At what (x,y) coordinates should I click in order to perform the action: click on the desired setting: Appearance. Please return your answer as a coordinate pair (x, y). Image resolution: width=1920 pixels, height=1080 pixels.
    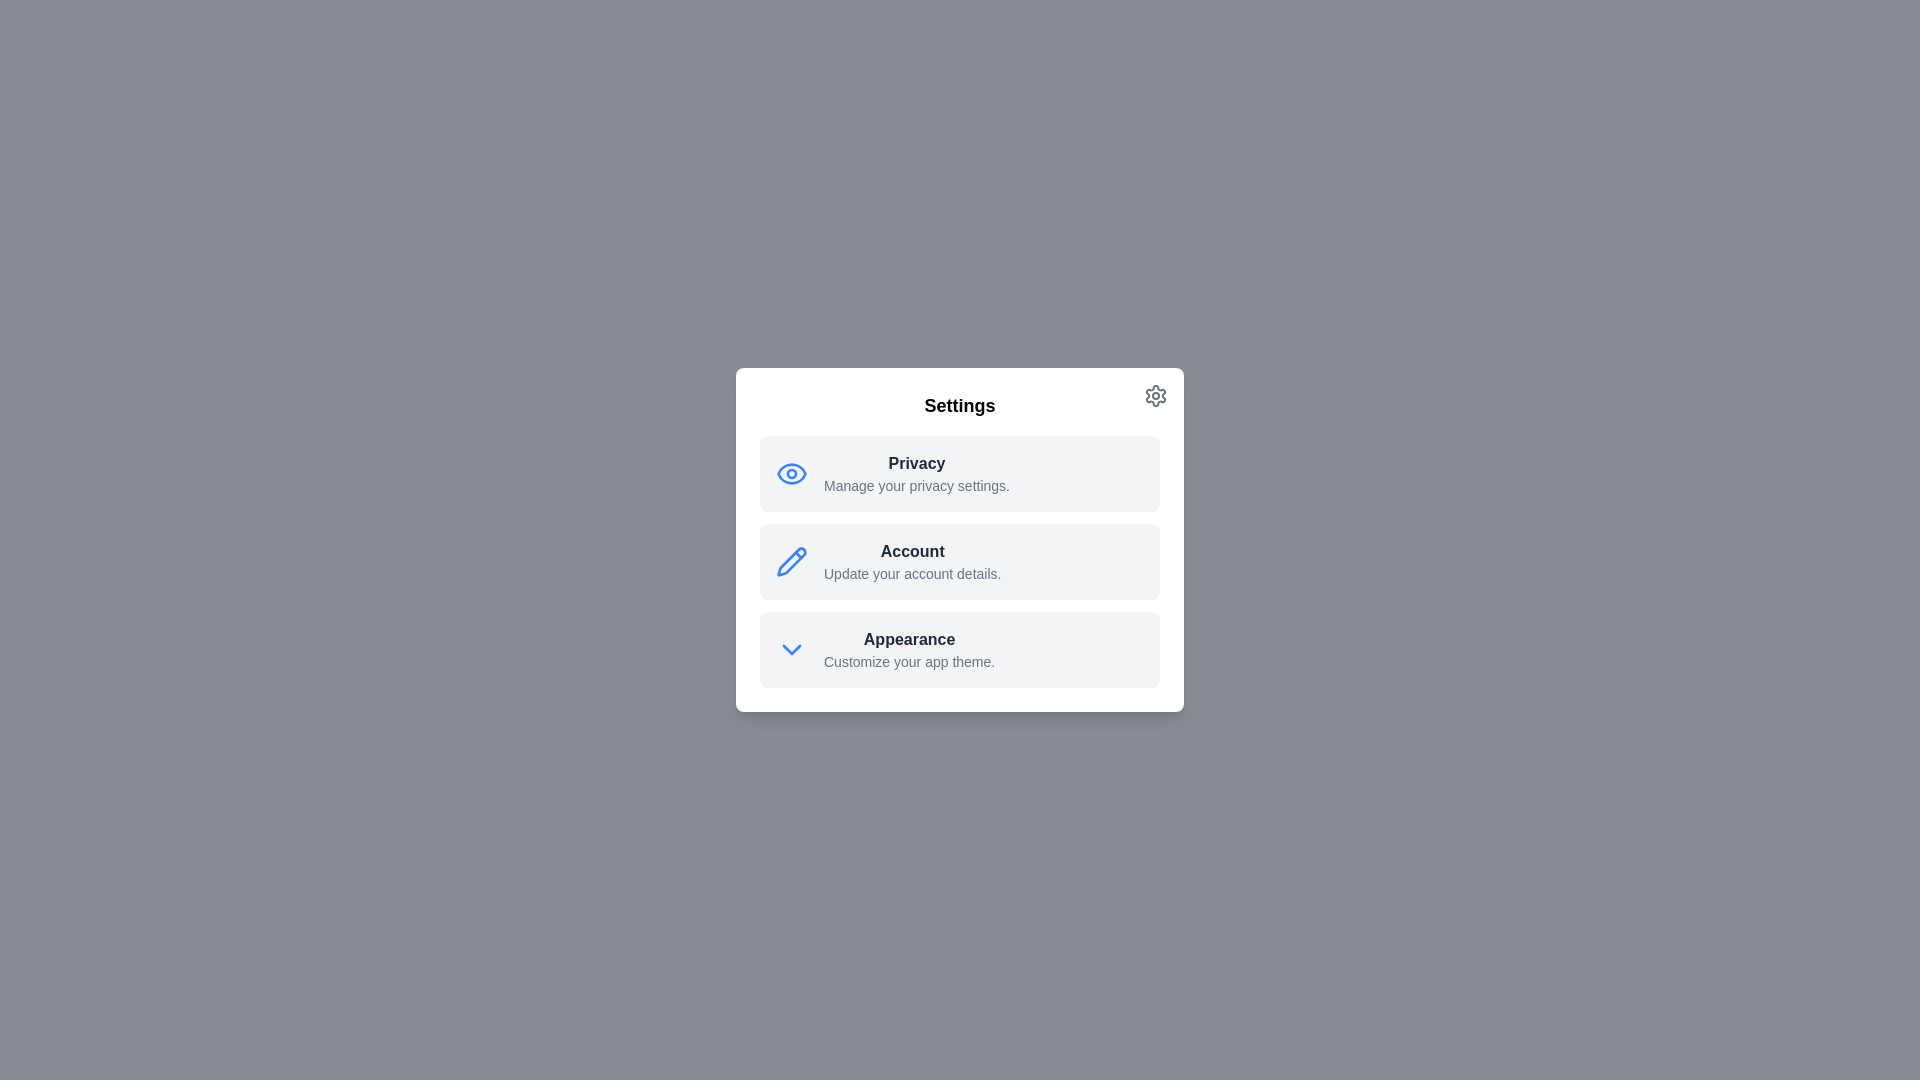
    Looking at the image, I should click on (960, 650).